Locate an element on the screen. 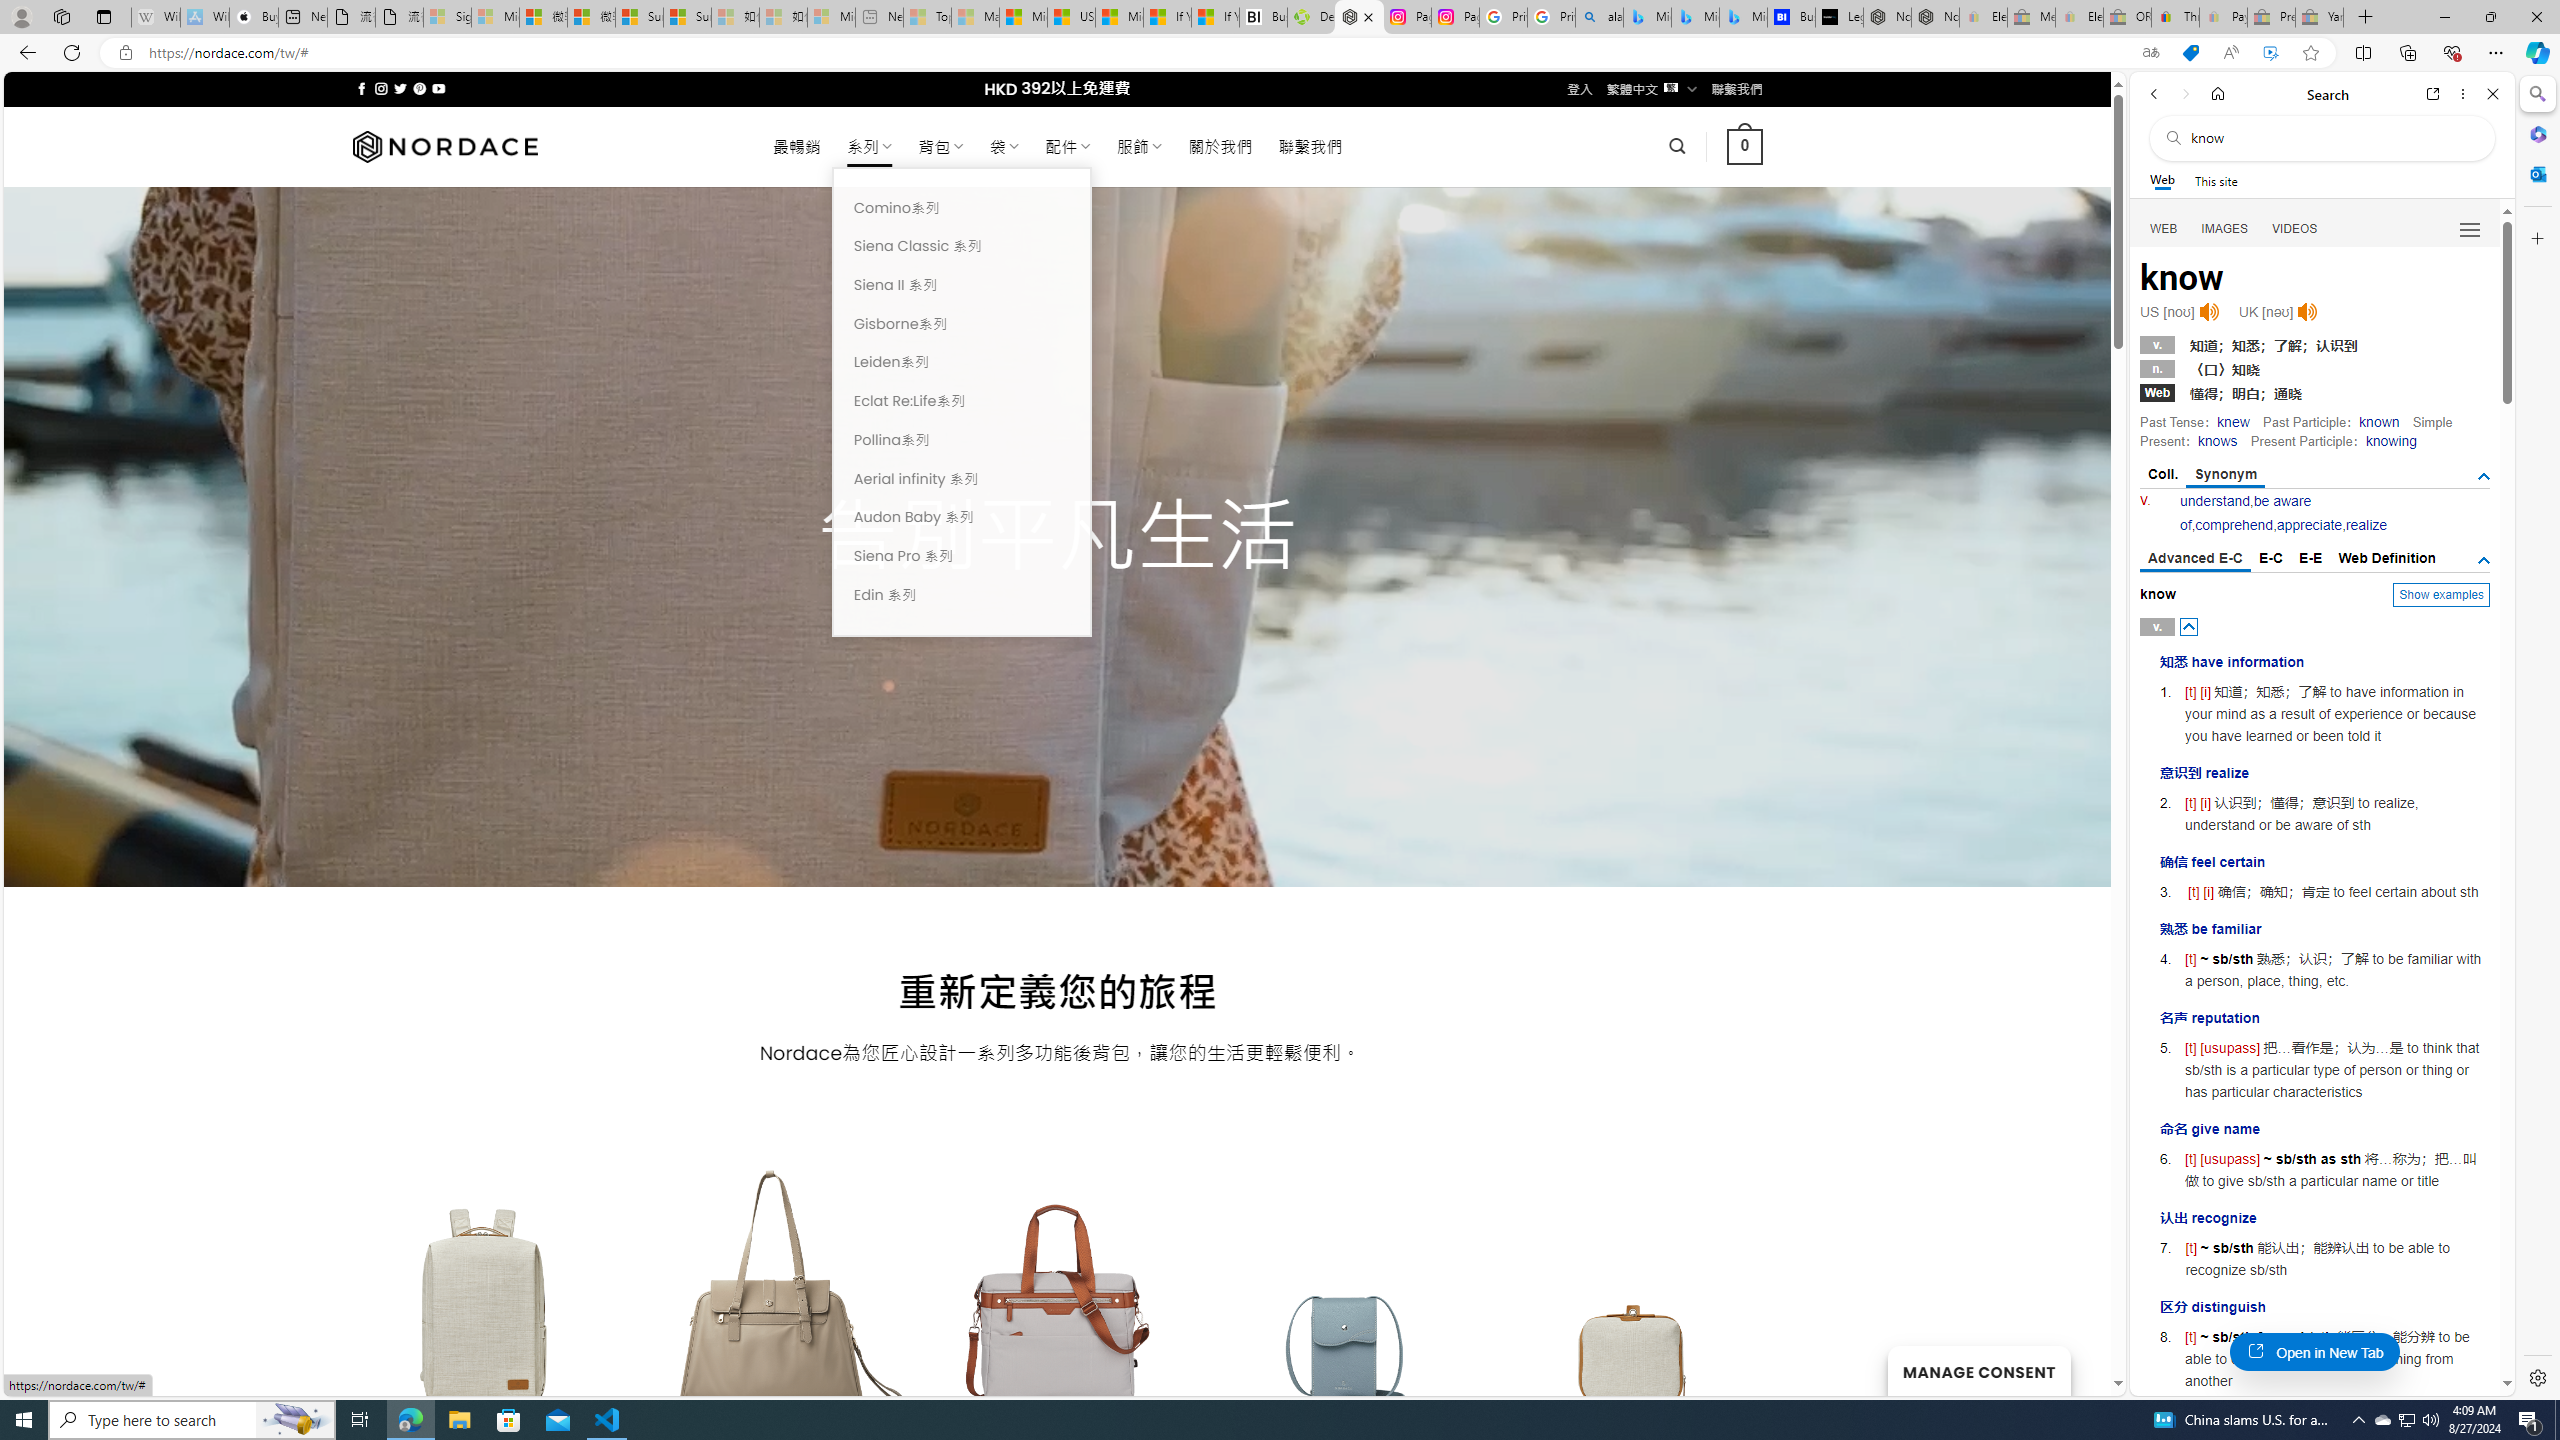 The image size is (2560, 1440). 'appreciate' is located at coordinates (2308, 524).